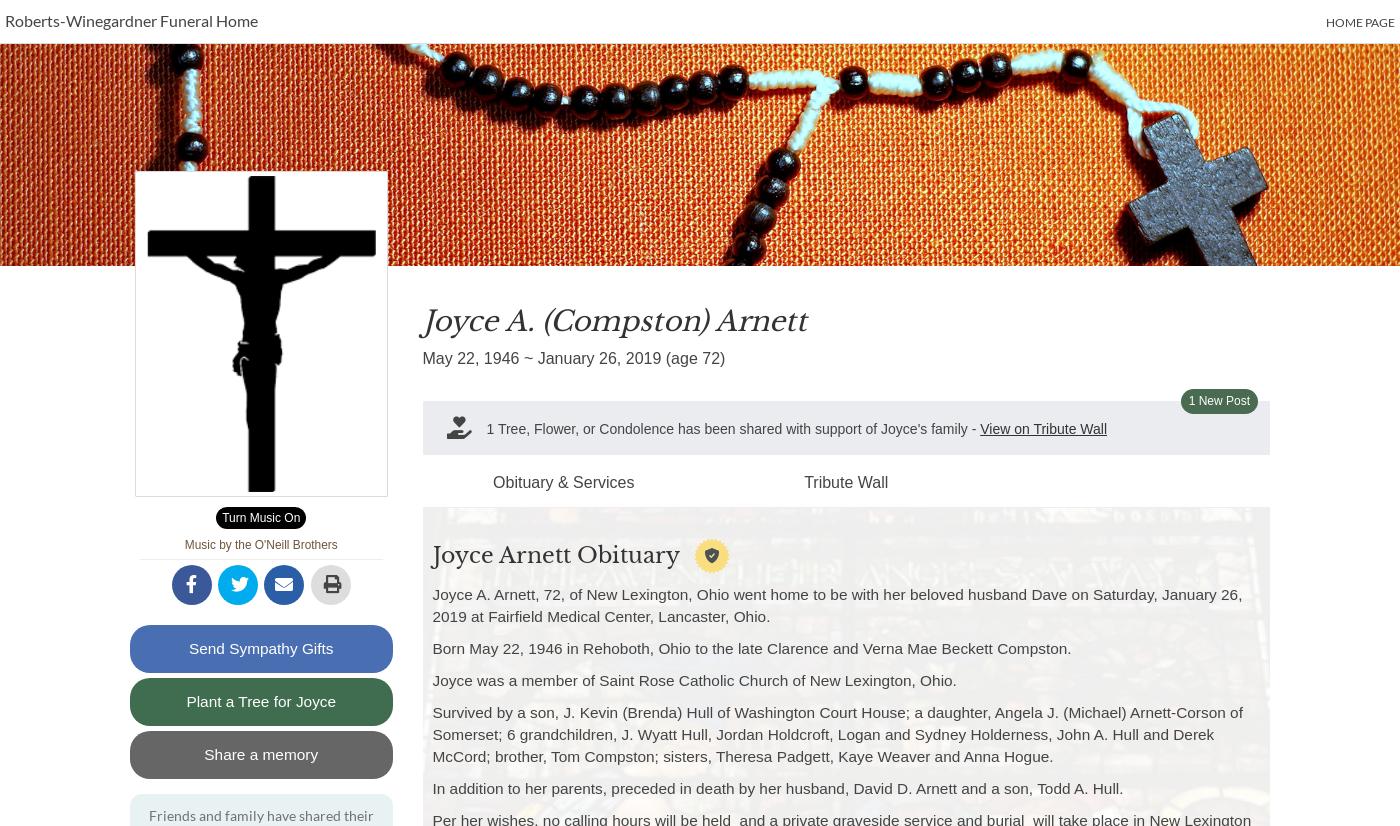  I want to click on 'In addition to her parents, preceded in death by her husband, David D. Arnett and a son, Todd A. Hull.', so click(777, 787).